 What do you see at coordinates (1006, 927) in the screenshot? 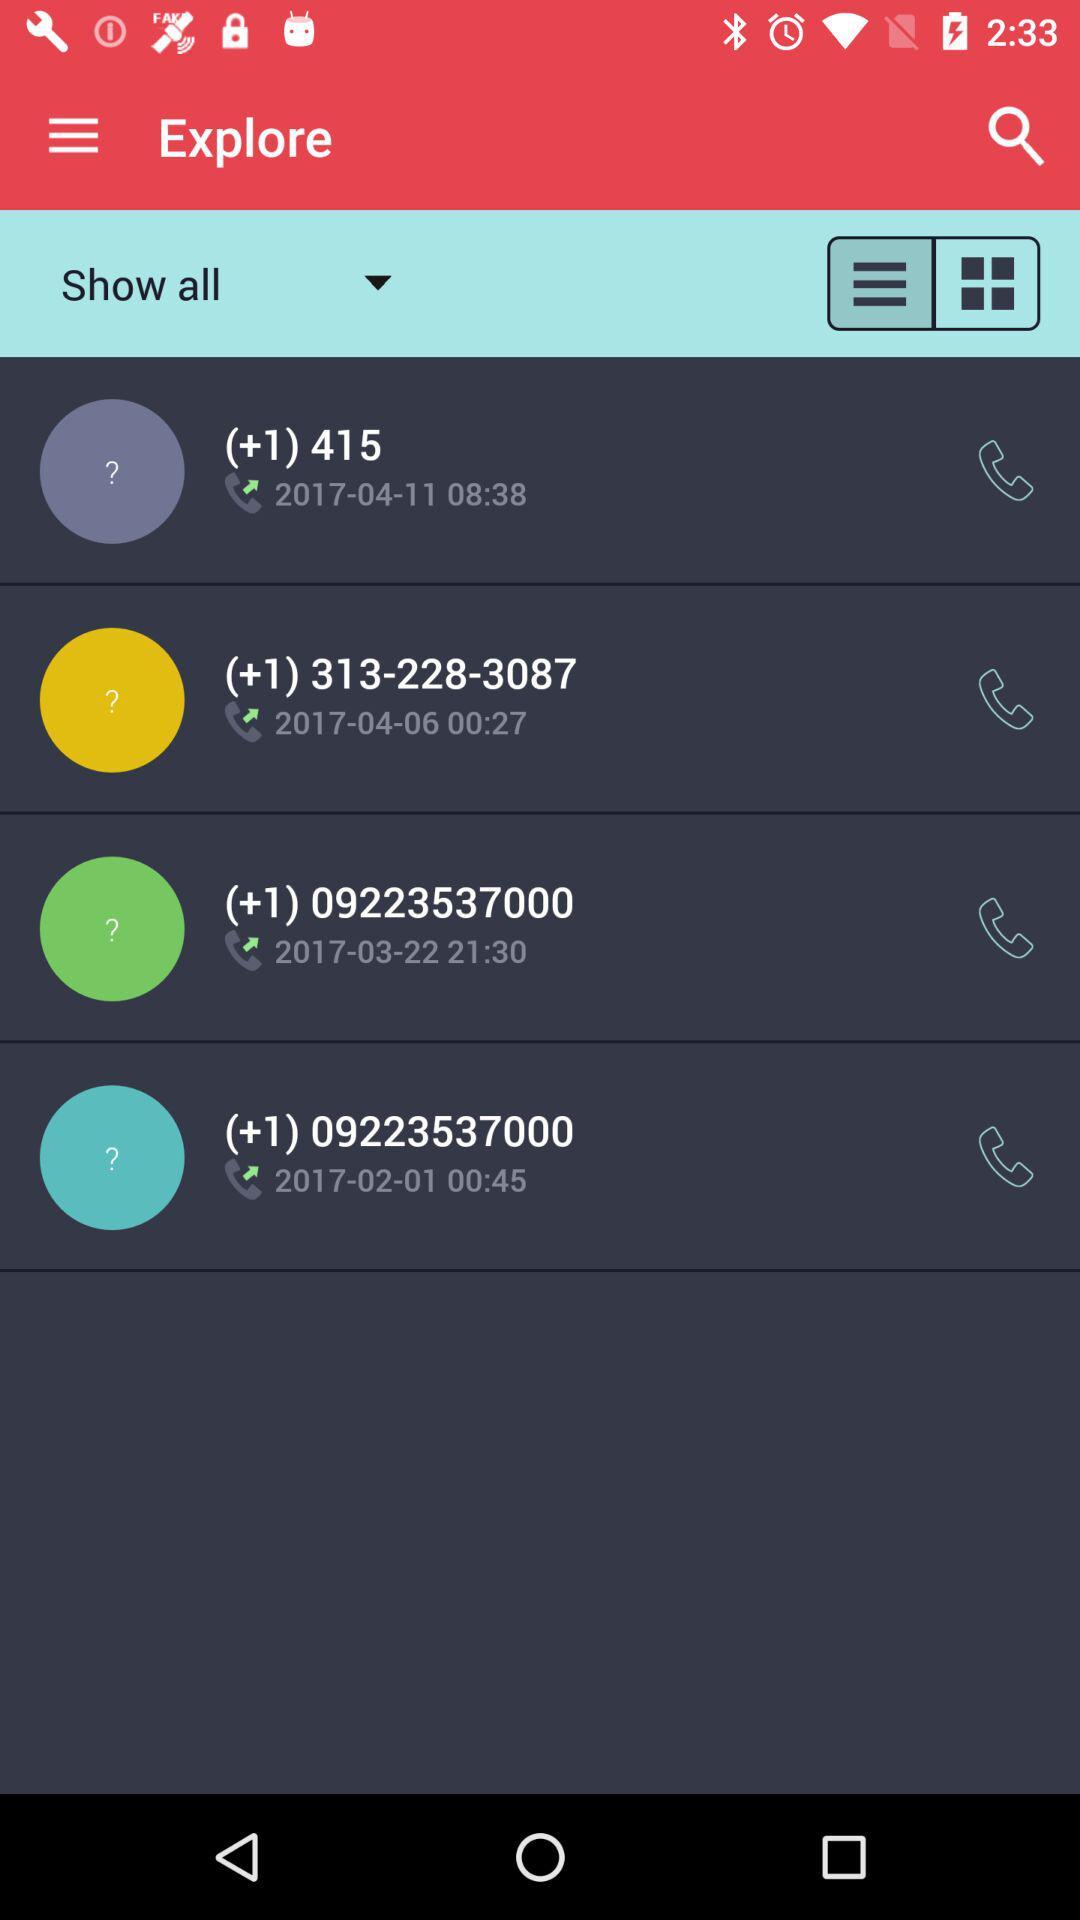
I see `calling` at bounding box center [1006, 927].